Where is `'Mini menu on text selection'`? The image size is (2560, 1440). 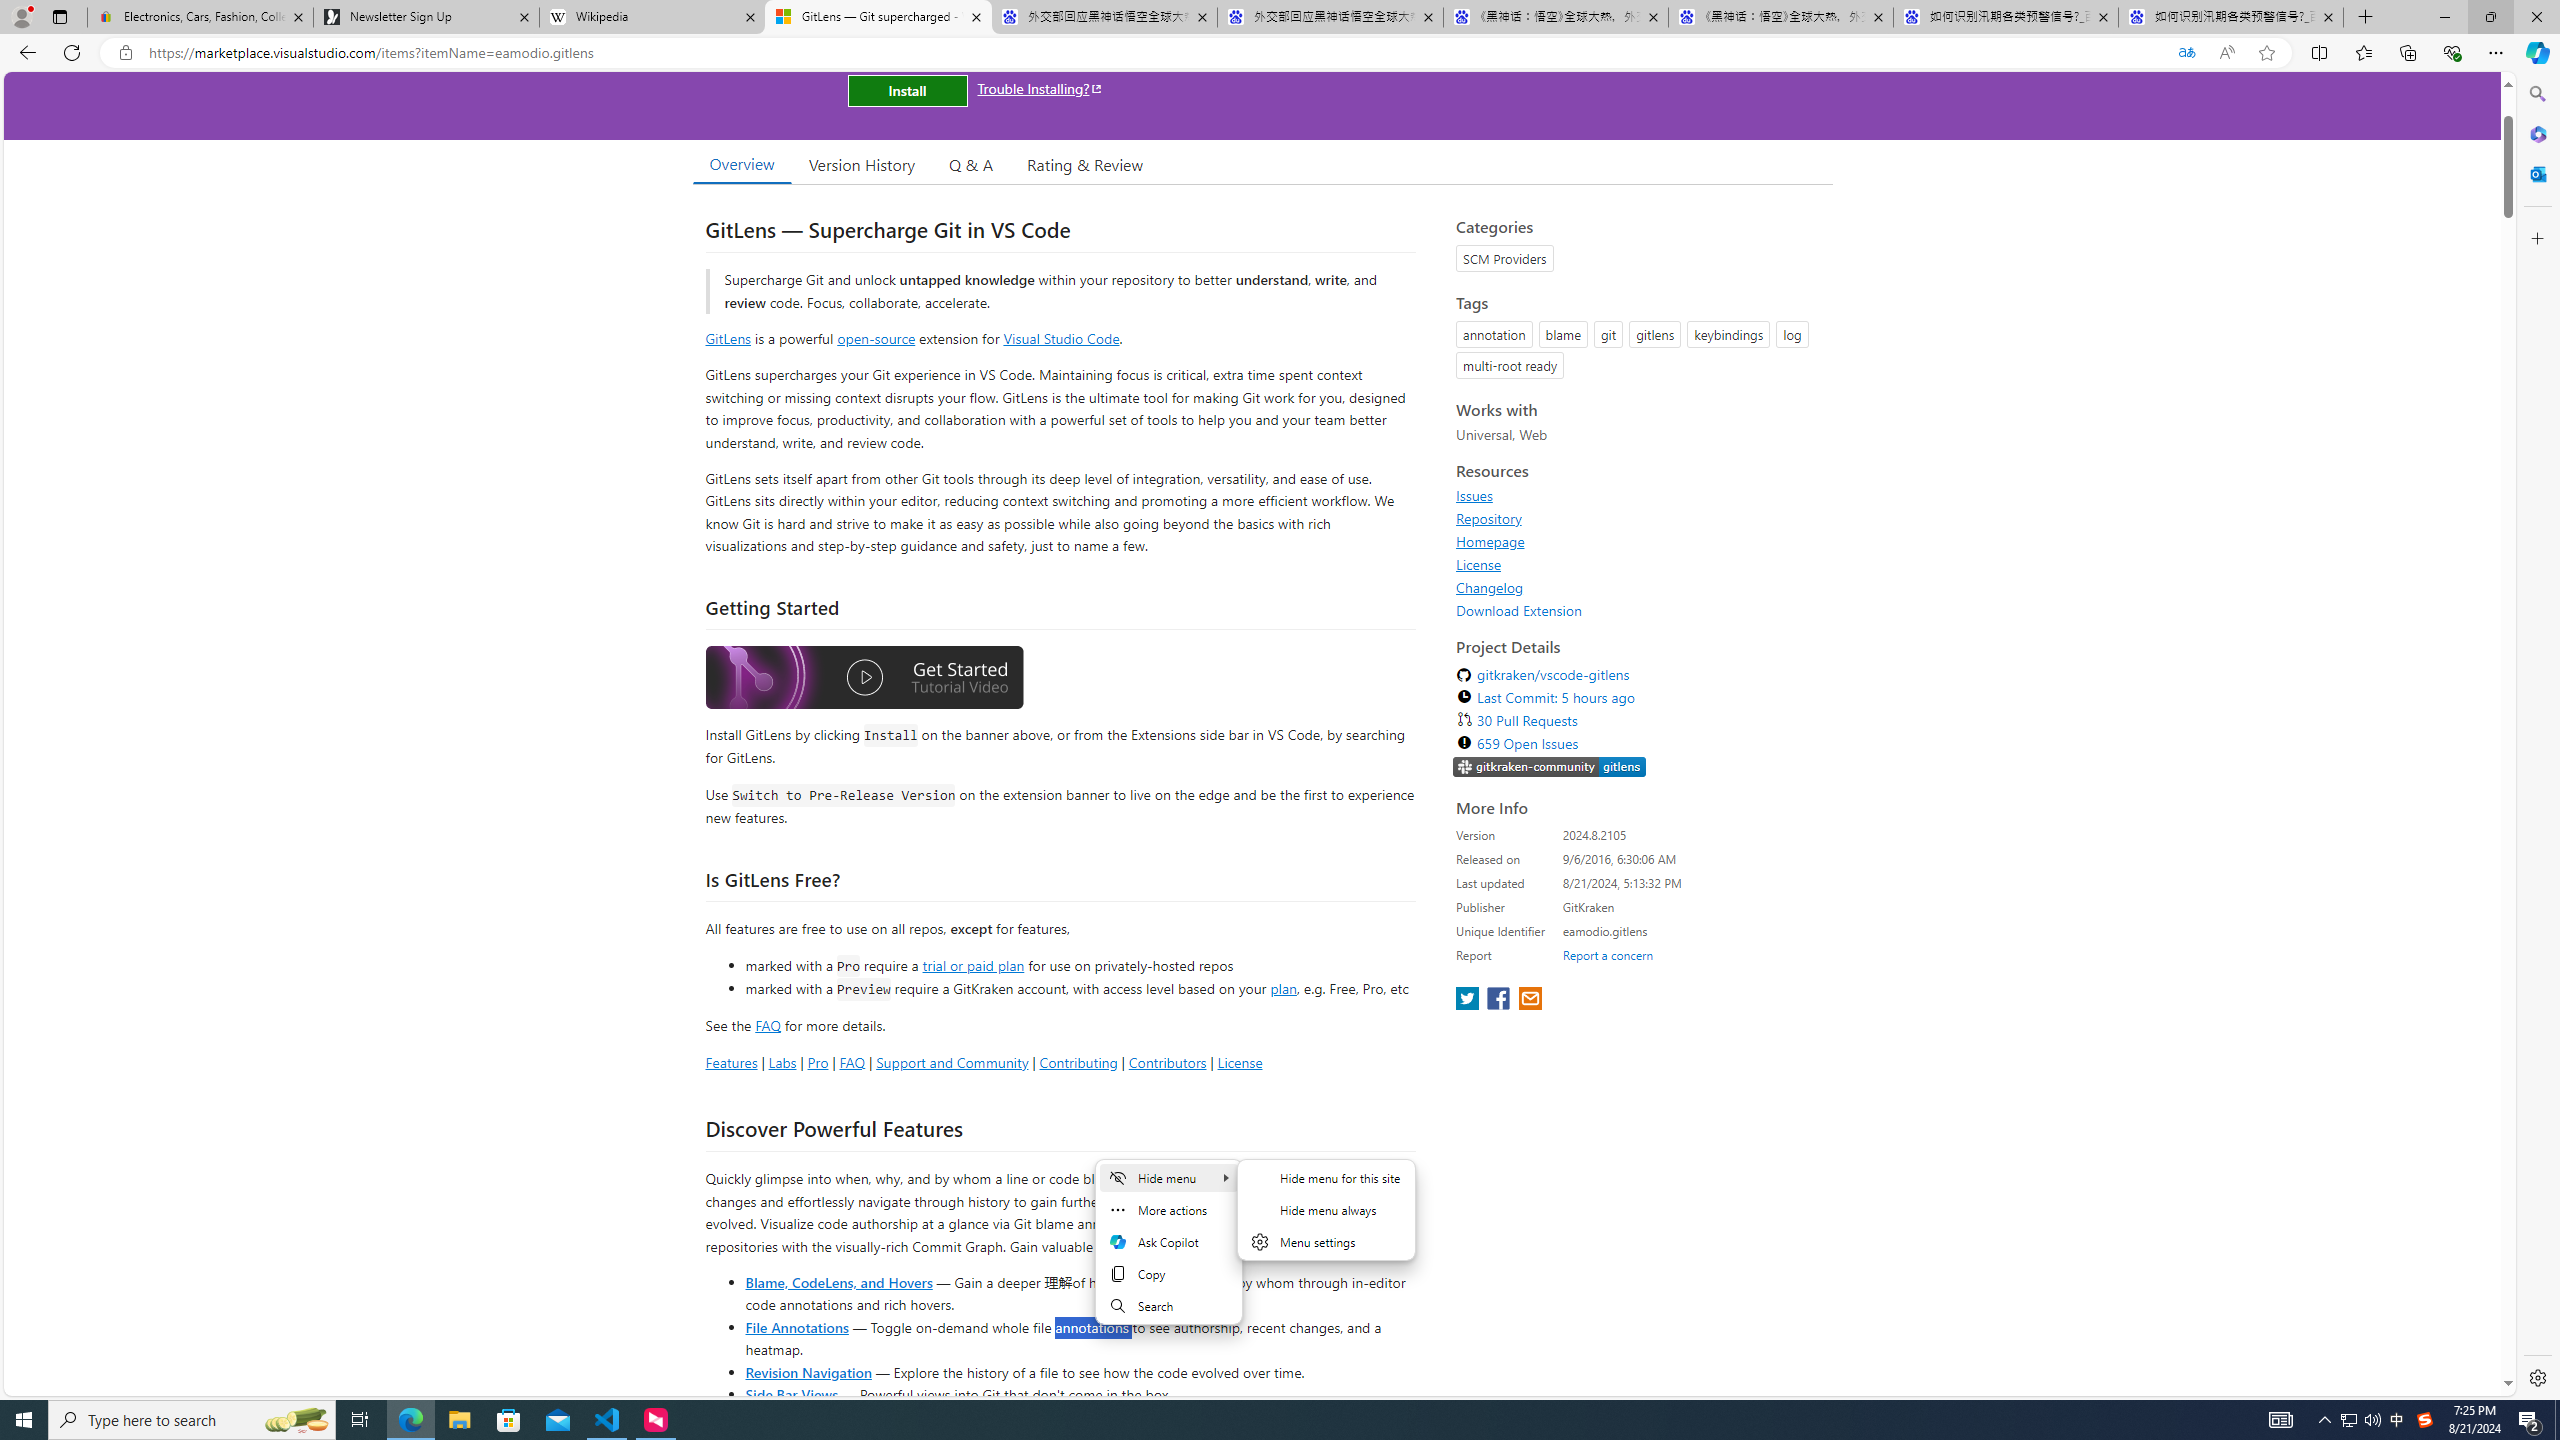
'Mini menu on text selection' is located at coordinates (1167, 1253).